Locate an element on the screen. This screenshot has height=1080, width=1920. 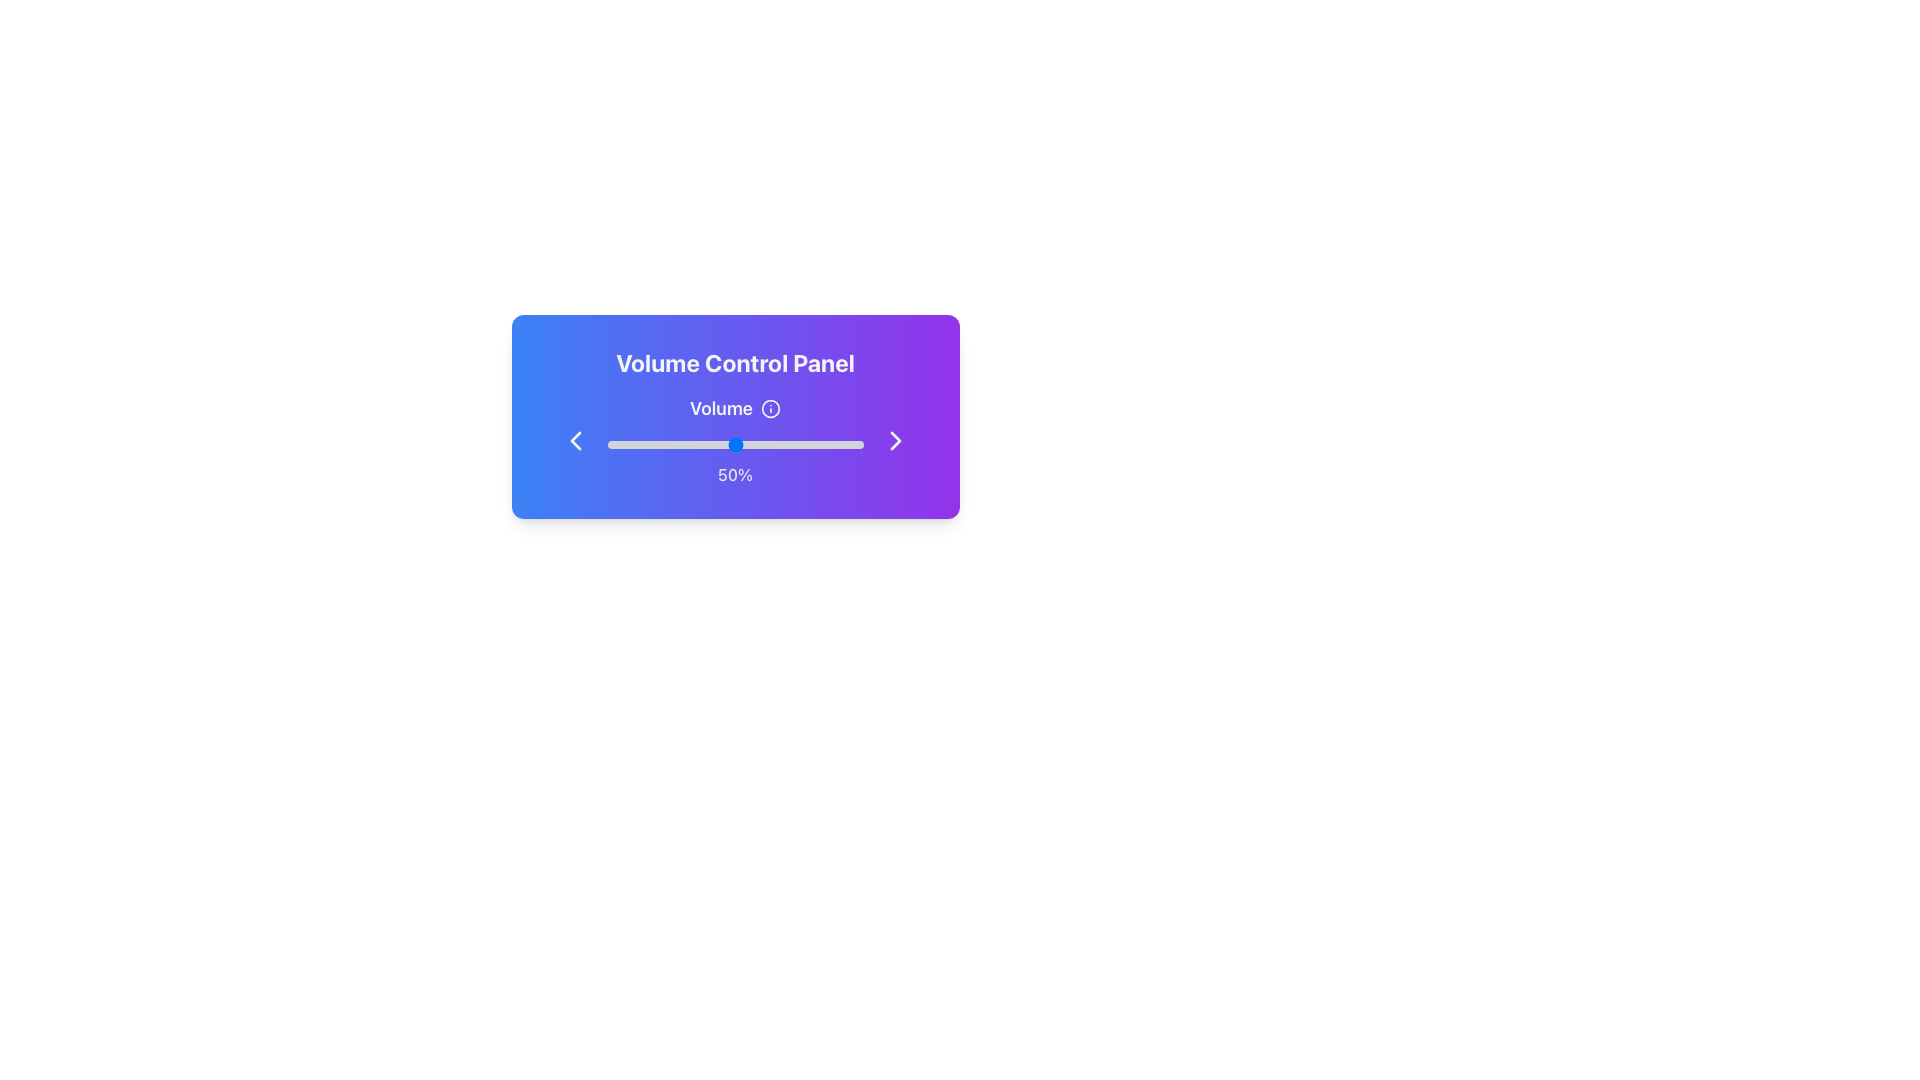
'Volume' label text, which is styled in bold, large white font and centrally aligned in the 'Volume Control Panel' interface is located at coordinates (720, 407).